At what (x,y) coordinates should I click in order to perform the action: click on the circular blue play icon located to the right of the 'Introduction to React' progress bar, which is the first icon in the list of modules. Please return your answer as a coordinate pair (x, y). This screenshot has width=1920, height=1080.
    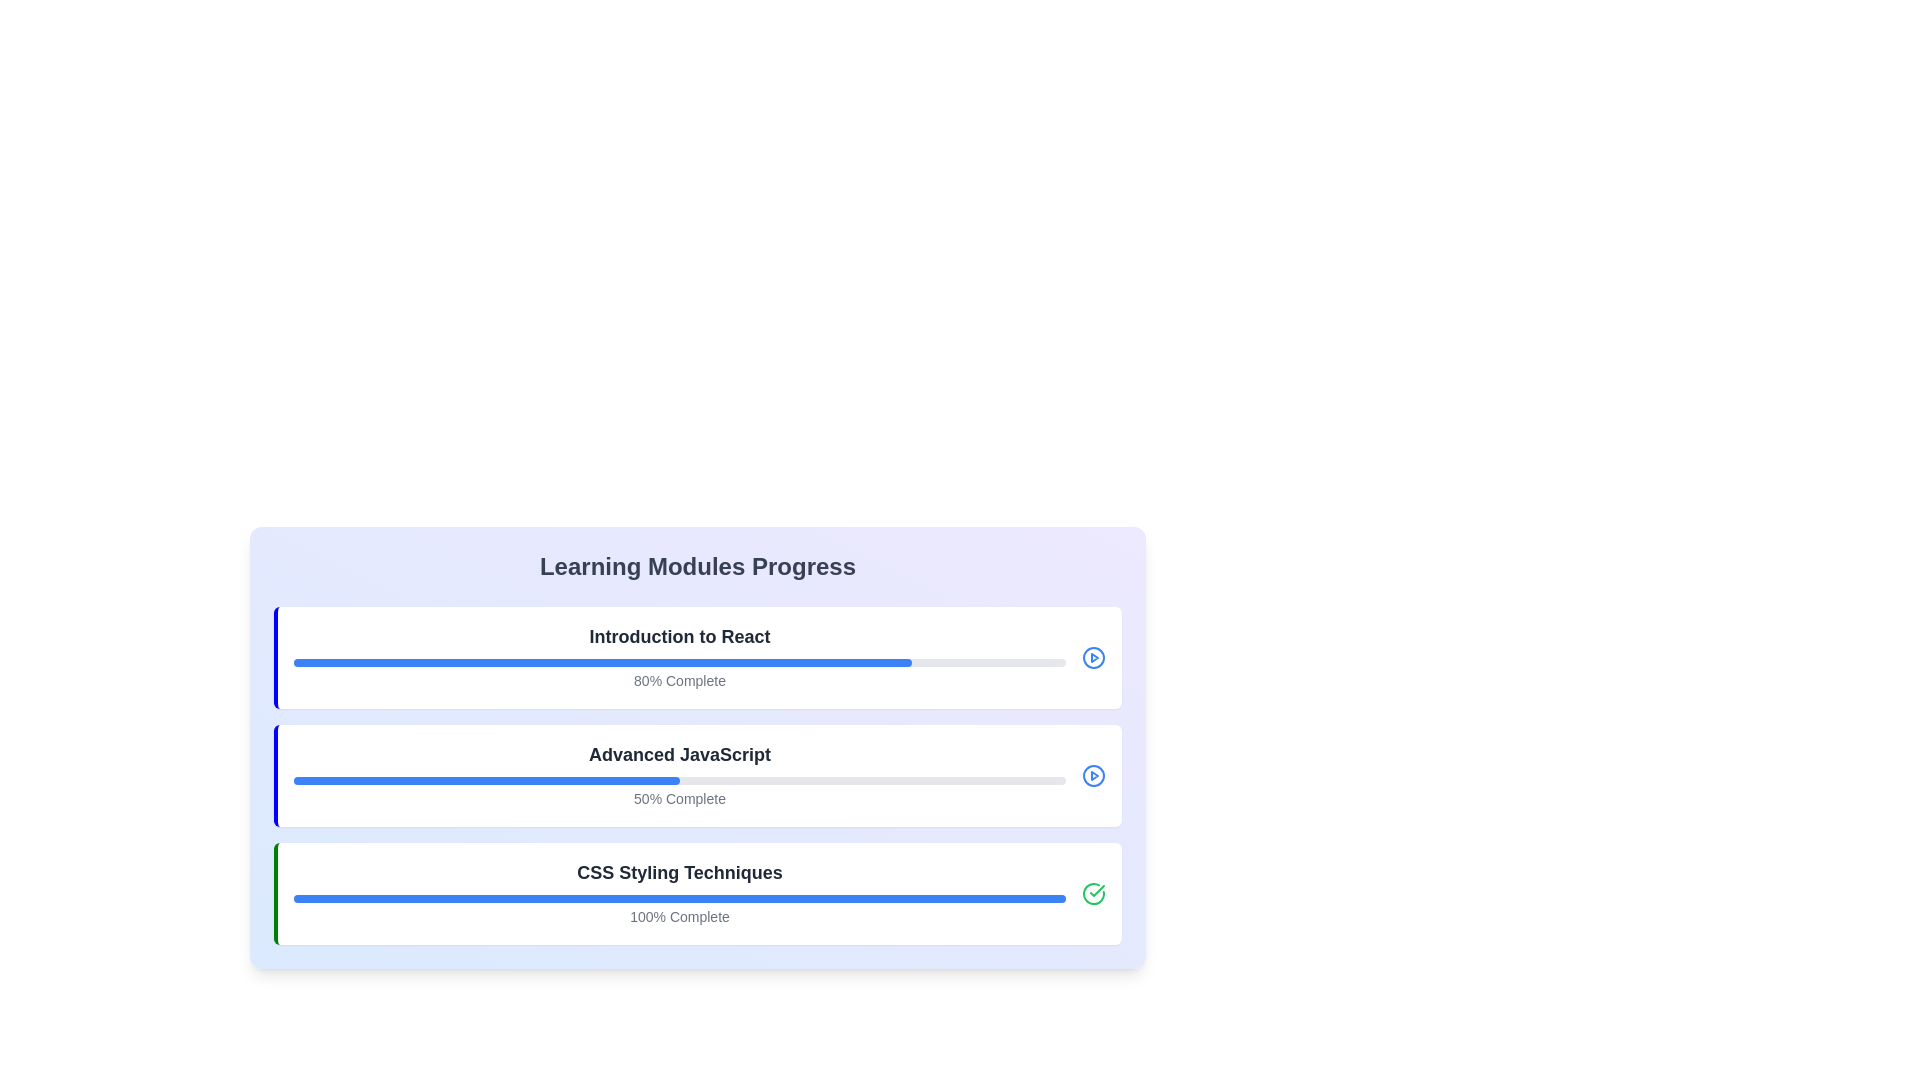
    Looking at the image, I should click on (1093, 658).